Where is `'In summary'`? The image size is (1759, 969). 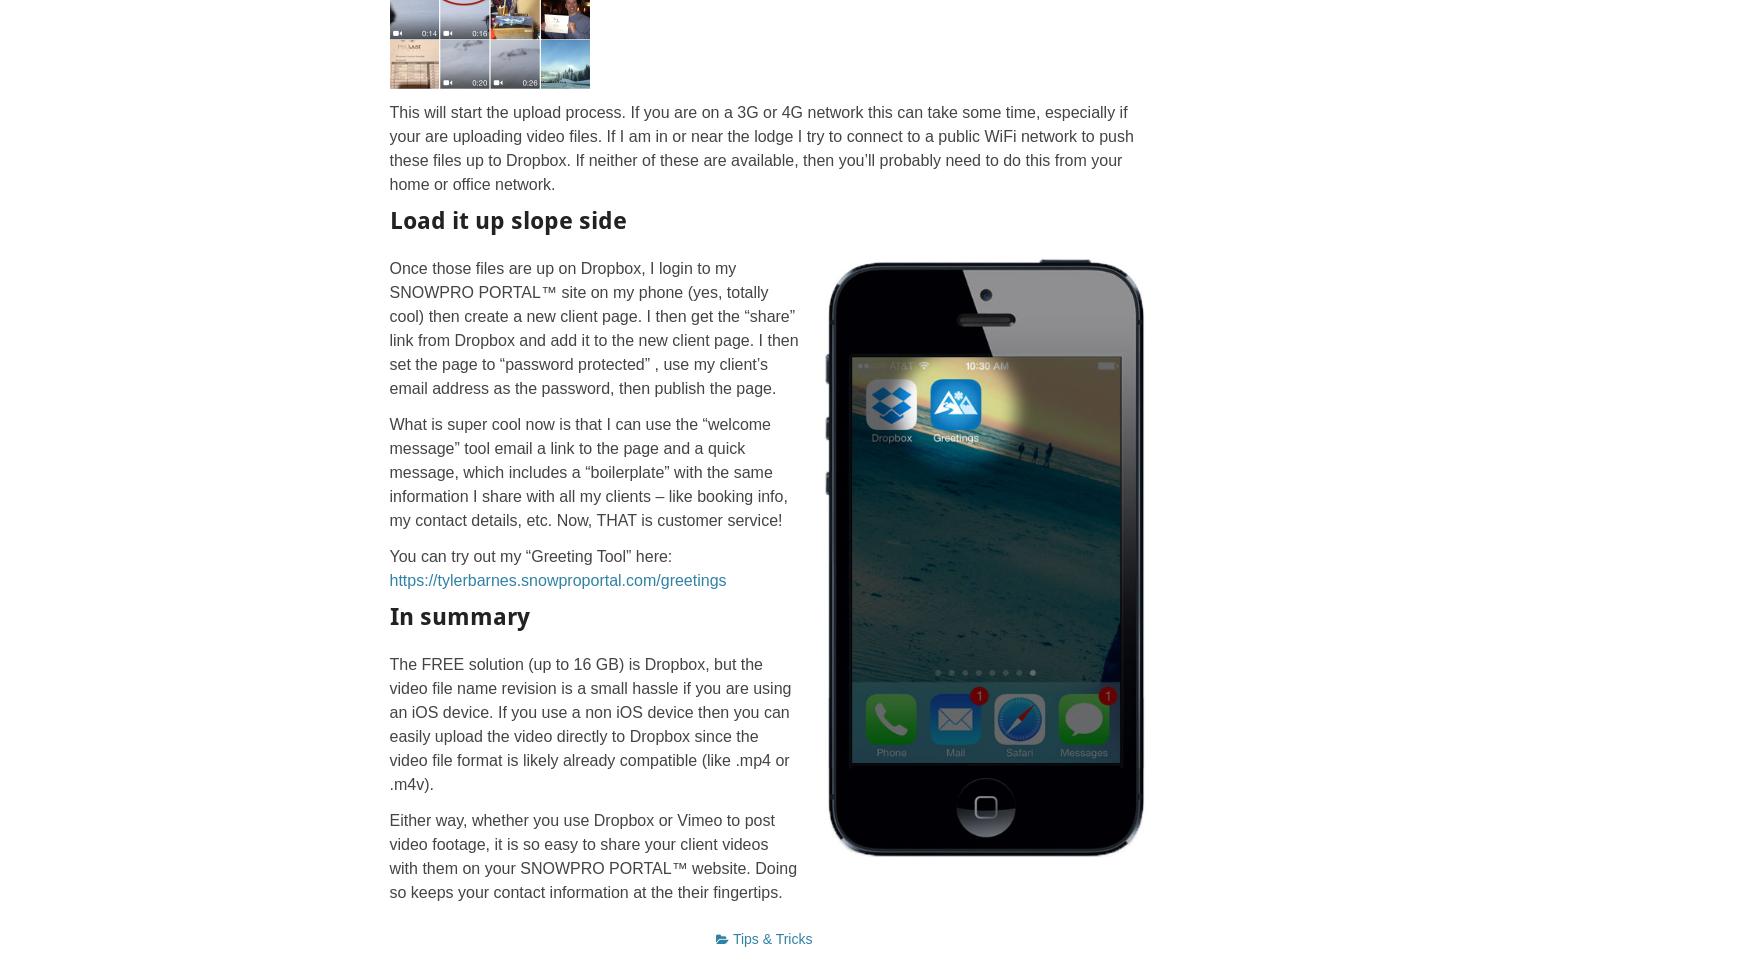 'In summary' is located at coordinates (458, 614).